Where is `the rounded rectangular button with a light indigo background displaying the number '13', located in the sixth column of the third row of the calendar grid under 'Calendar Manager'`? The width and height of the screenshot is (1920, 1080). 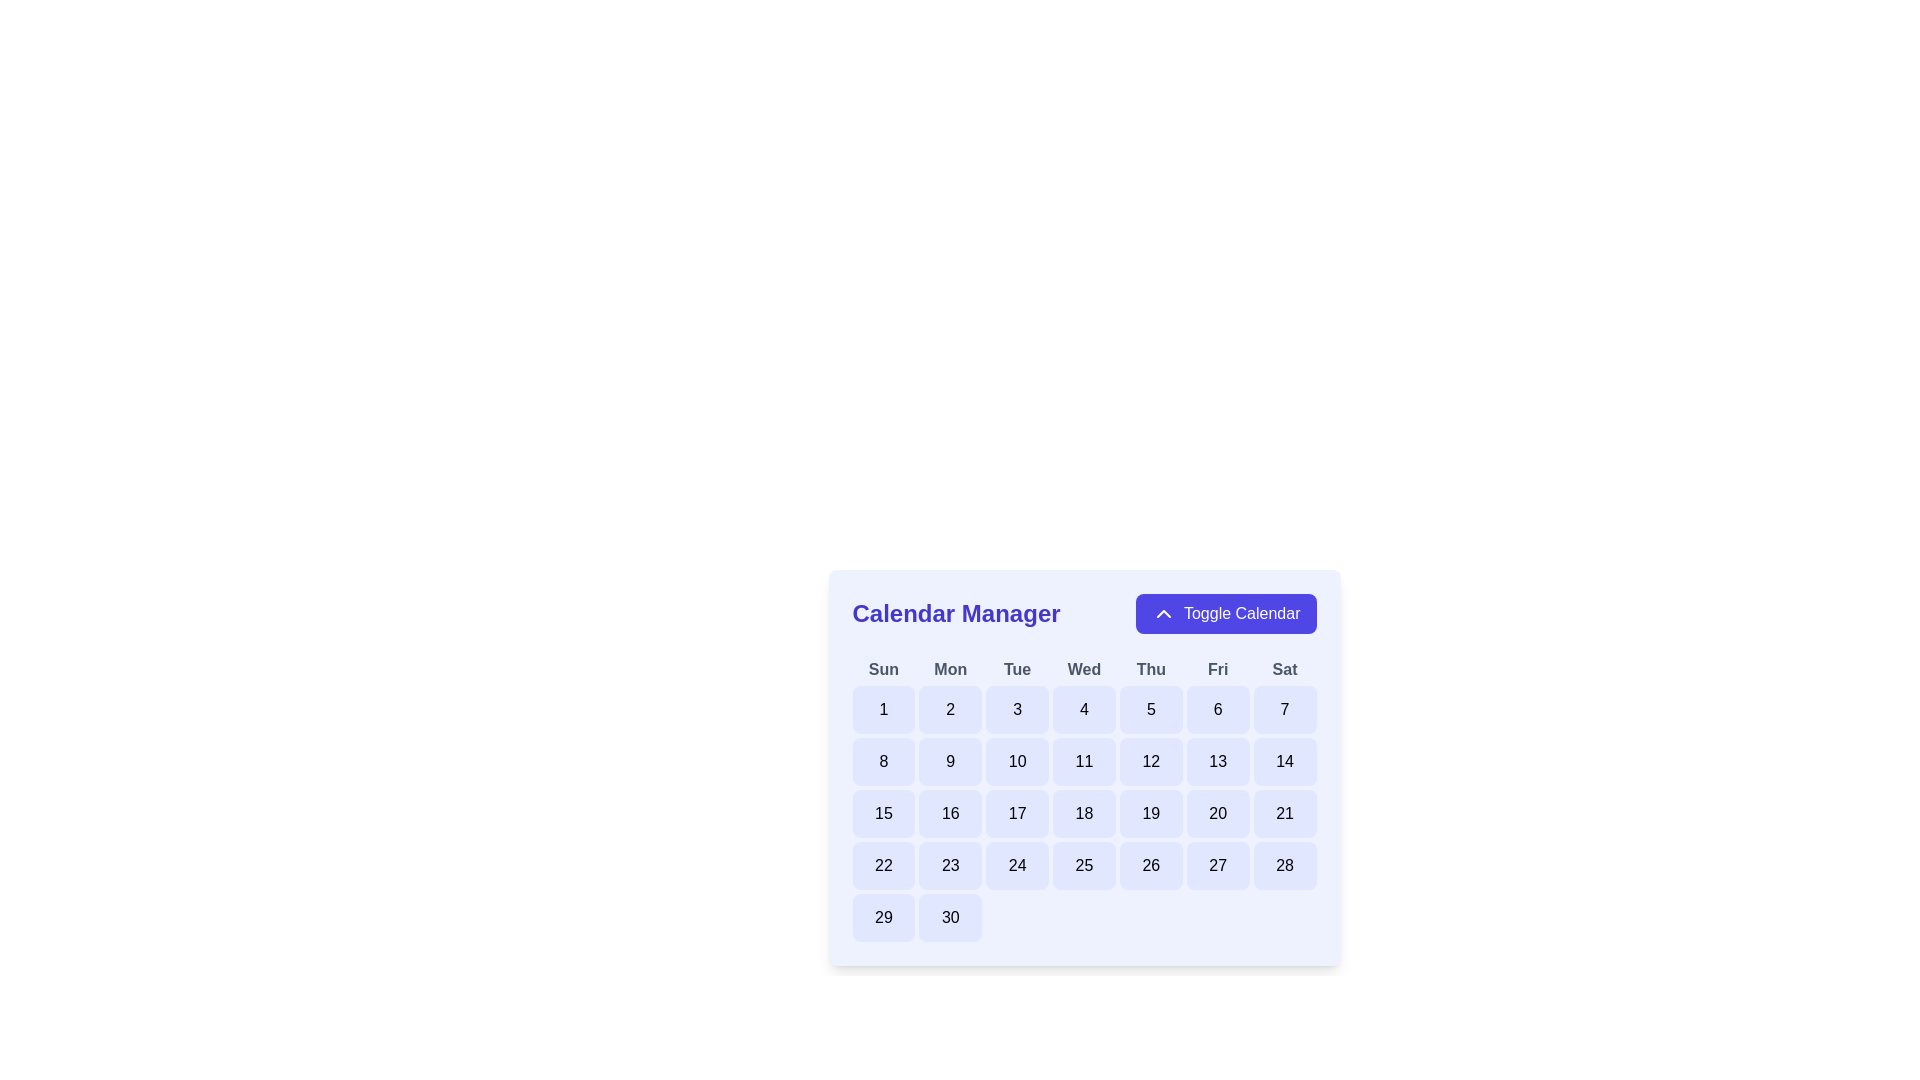 the rounded rectangular button with a light indigo background displaying the number '13', located in the sixth column of the third row of the calendar grid under 'Calendar Manager' is located at coordinates (1217, 762).